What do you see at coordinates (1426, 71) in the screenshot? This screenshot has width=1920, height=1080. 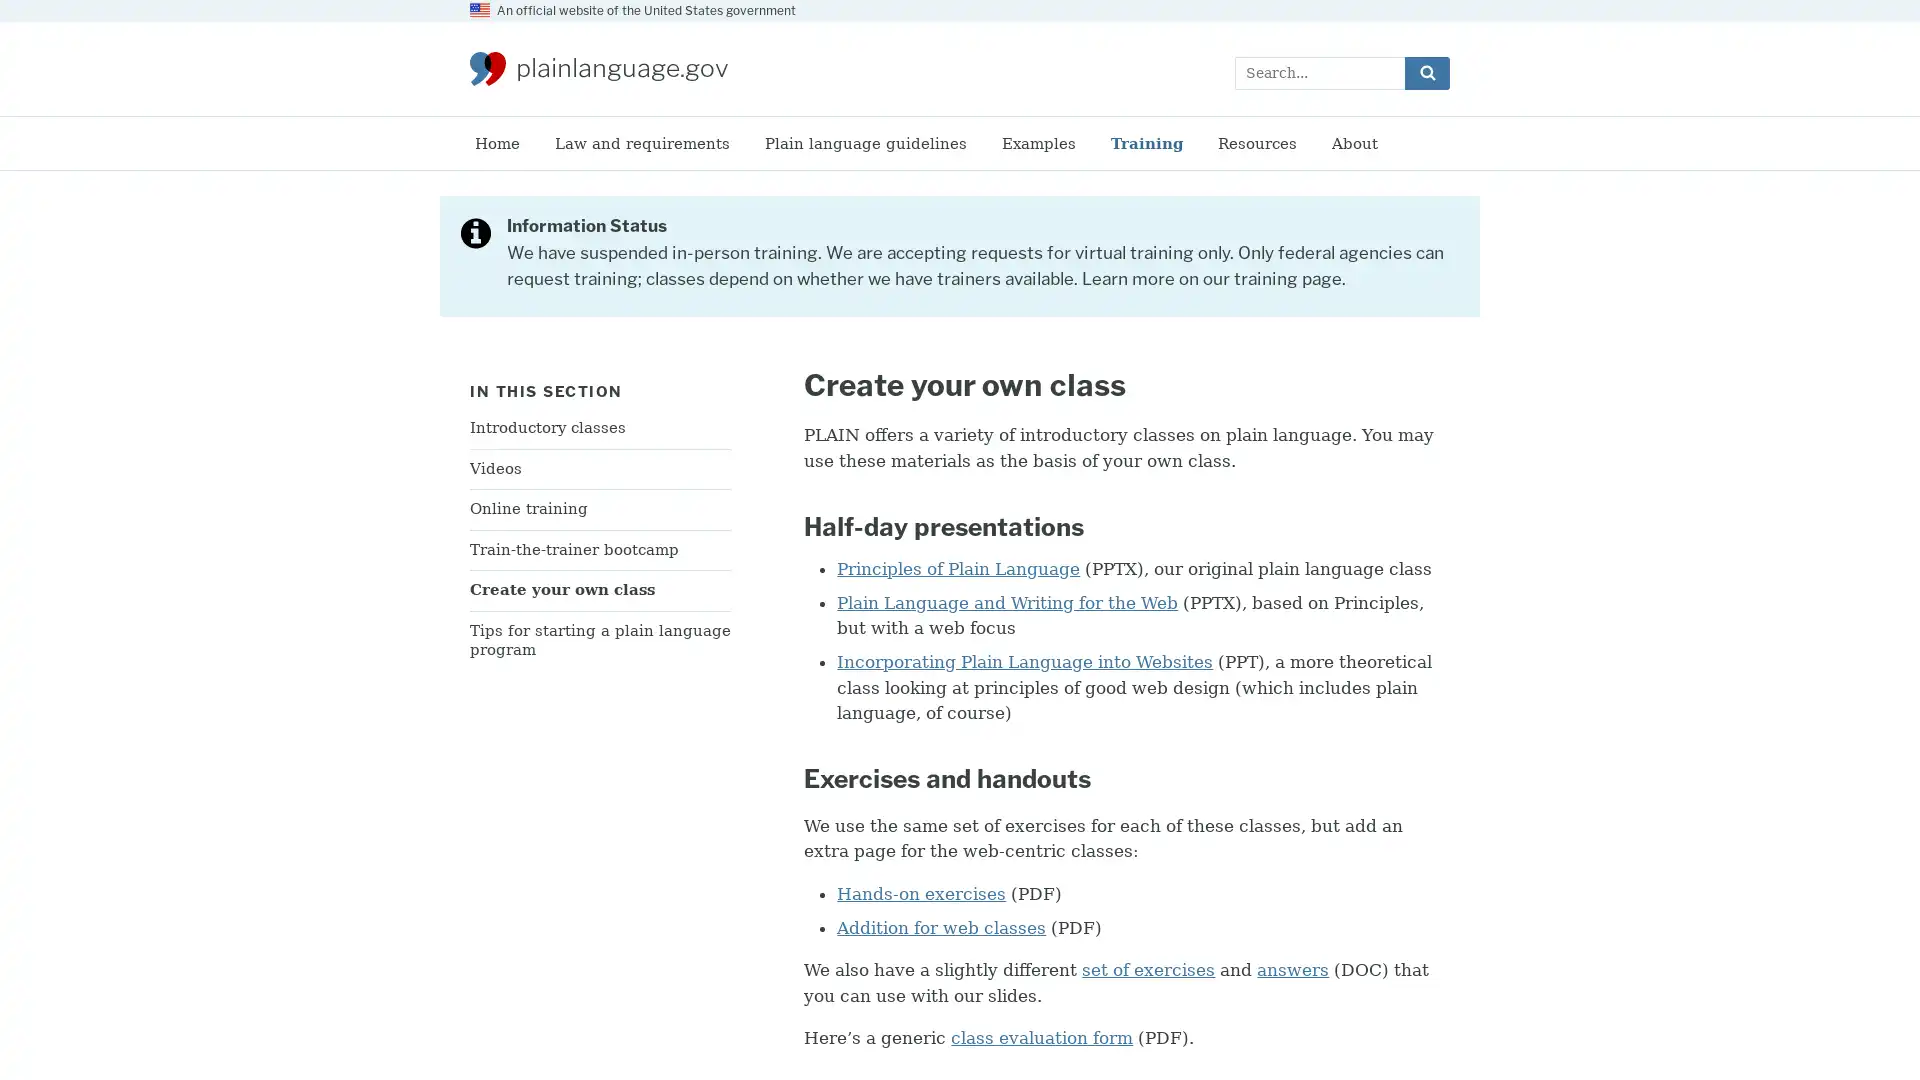 I see `Search` at bounding box center [1426, 71].